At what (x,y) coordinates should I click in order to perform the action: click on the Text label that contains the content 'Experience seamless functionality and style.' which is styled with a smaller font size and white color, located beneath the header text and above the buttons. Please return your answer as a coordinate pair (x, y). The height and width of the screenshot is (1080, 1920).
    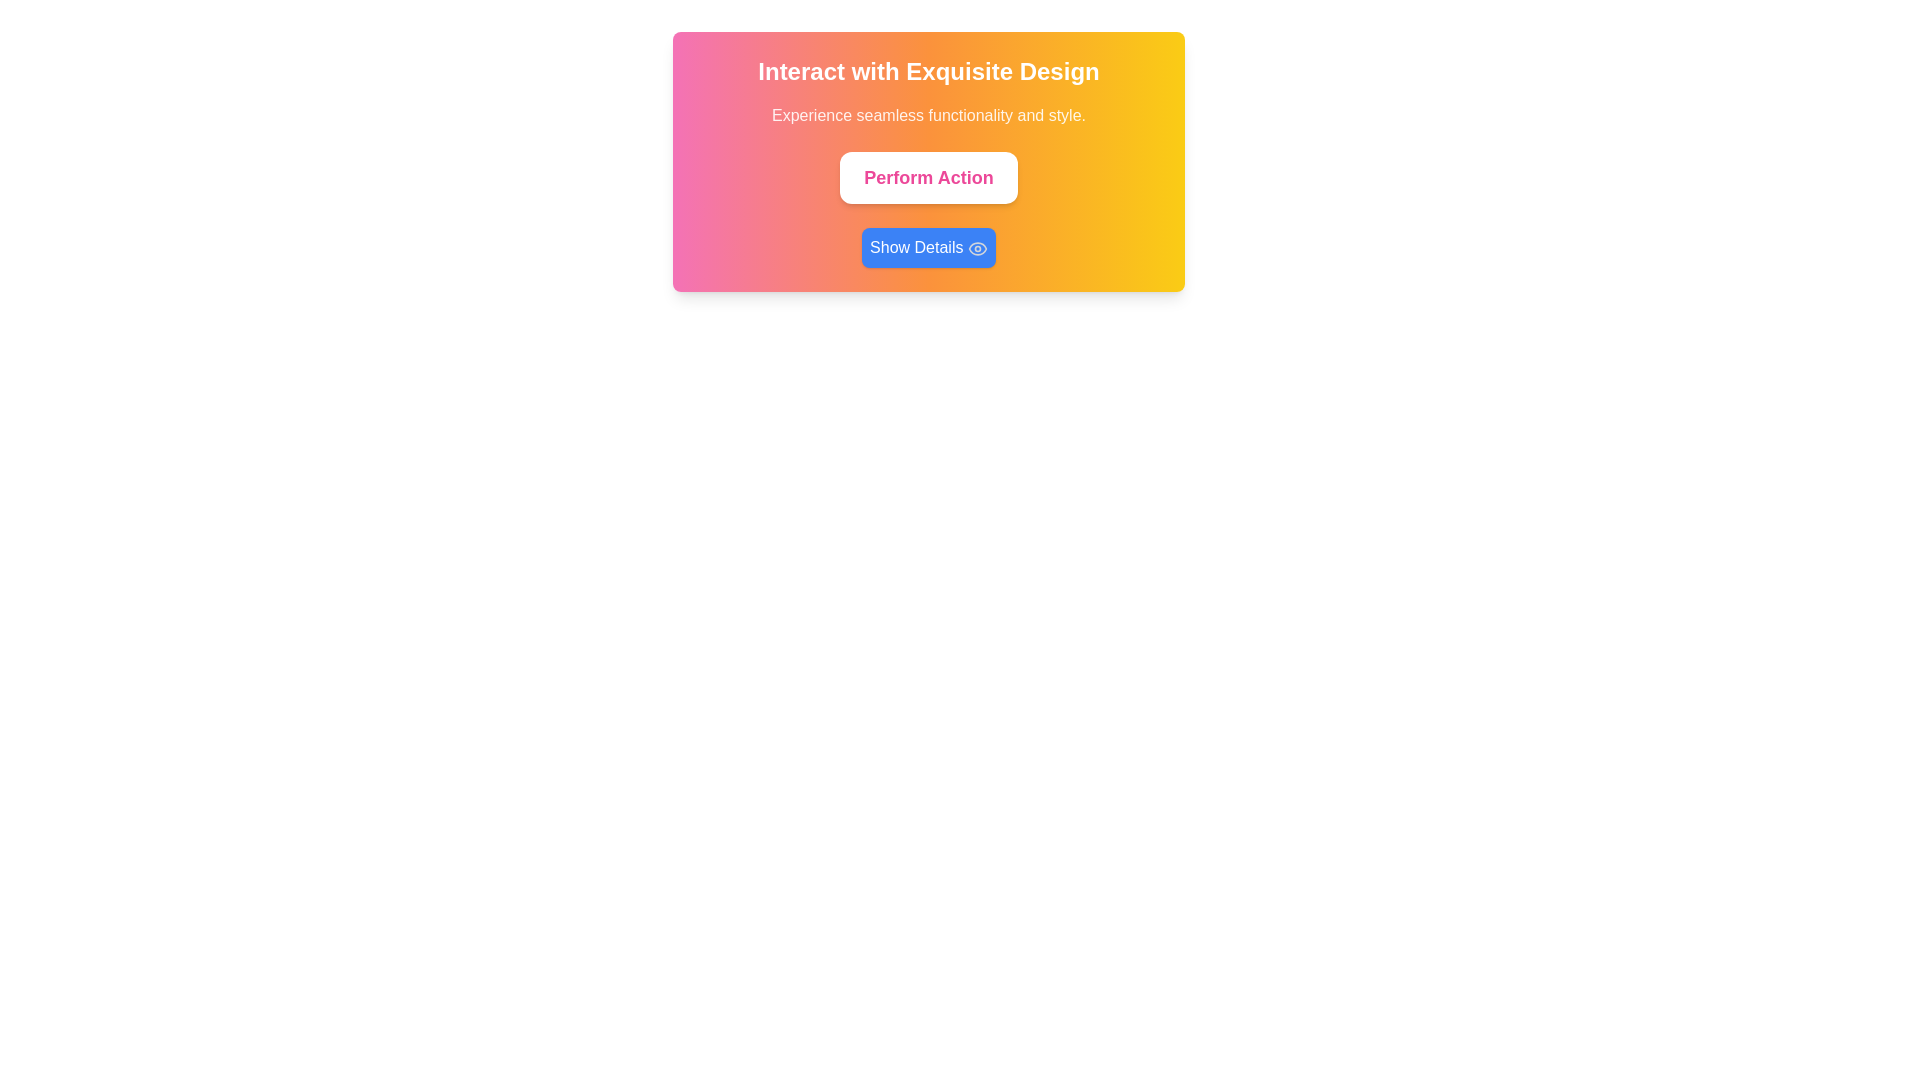
    Looking at the image, I should click on (928, 115).